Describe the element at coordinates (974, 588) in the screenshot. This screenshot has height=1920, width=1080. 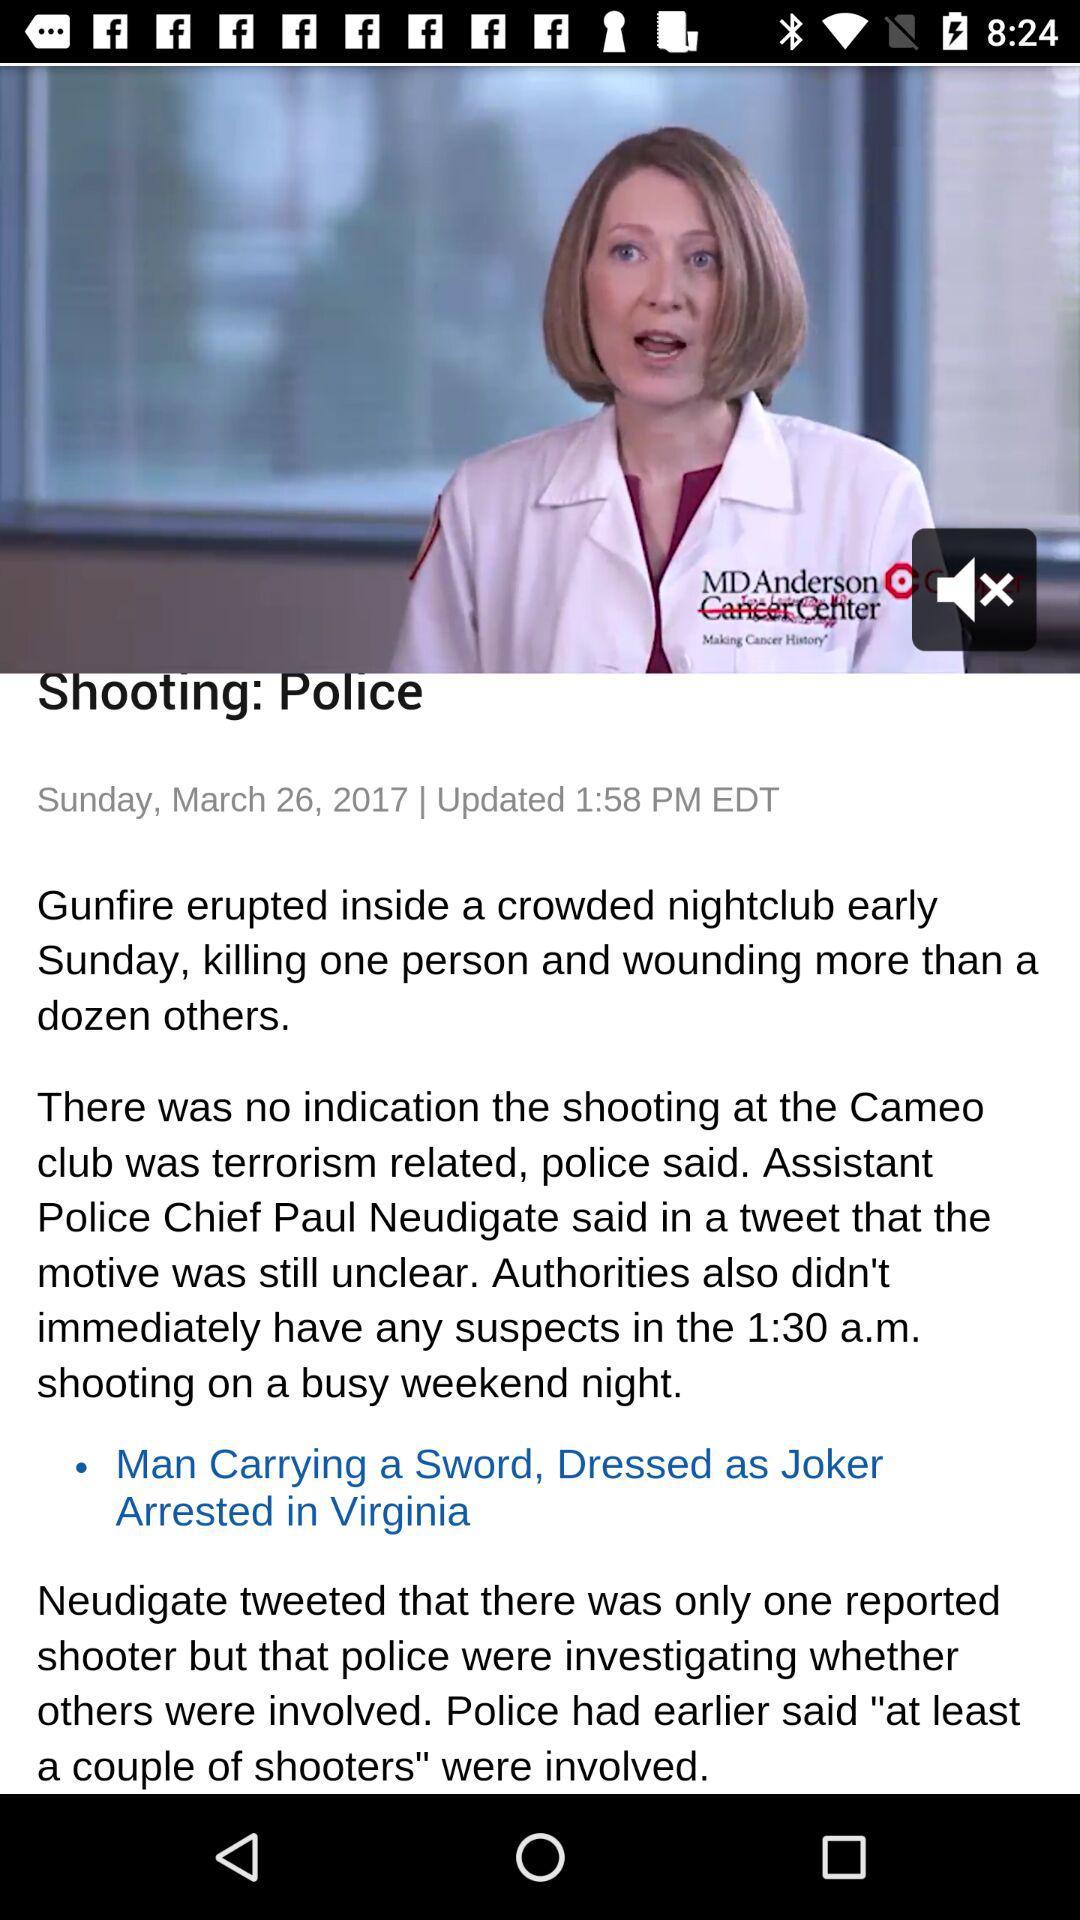
I see `the volume icon` at that location.